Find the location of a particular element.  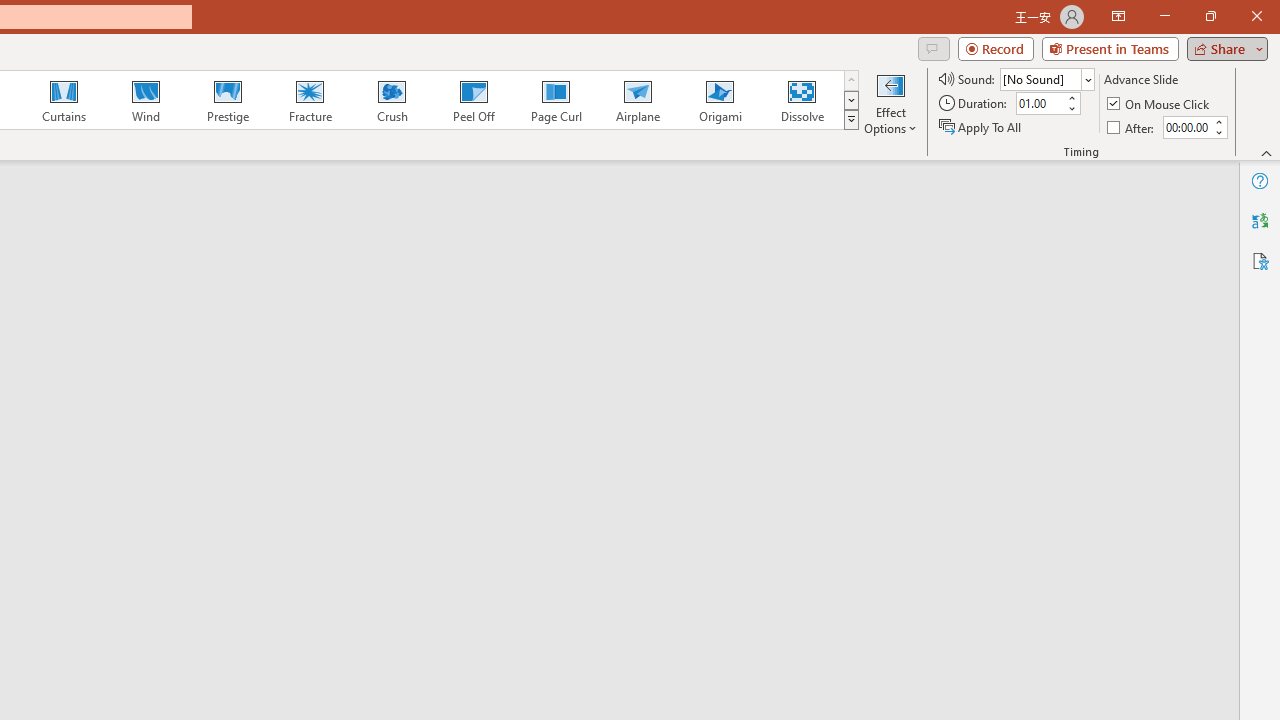

'On Mouse Click' is located at coordinates (1159, 103).